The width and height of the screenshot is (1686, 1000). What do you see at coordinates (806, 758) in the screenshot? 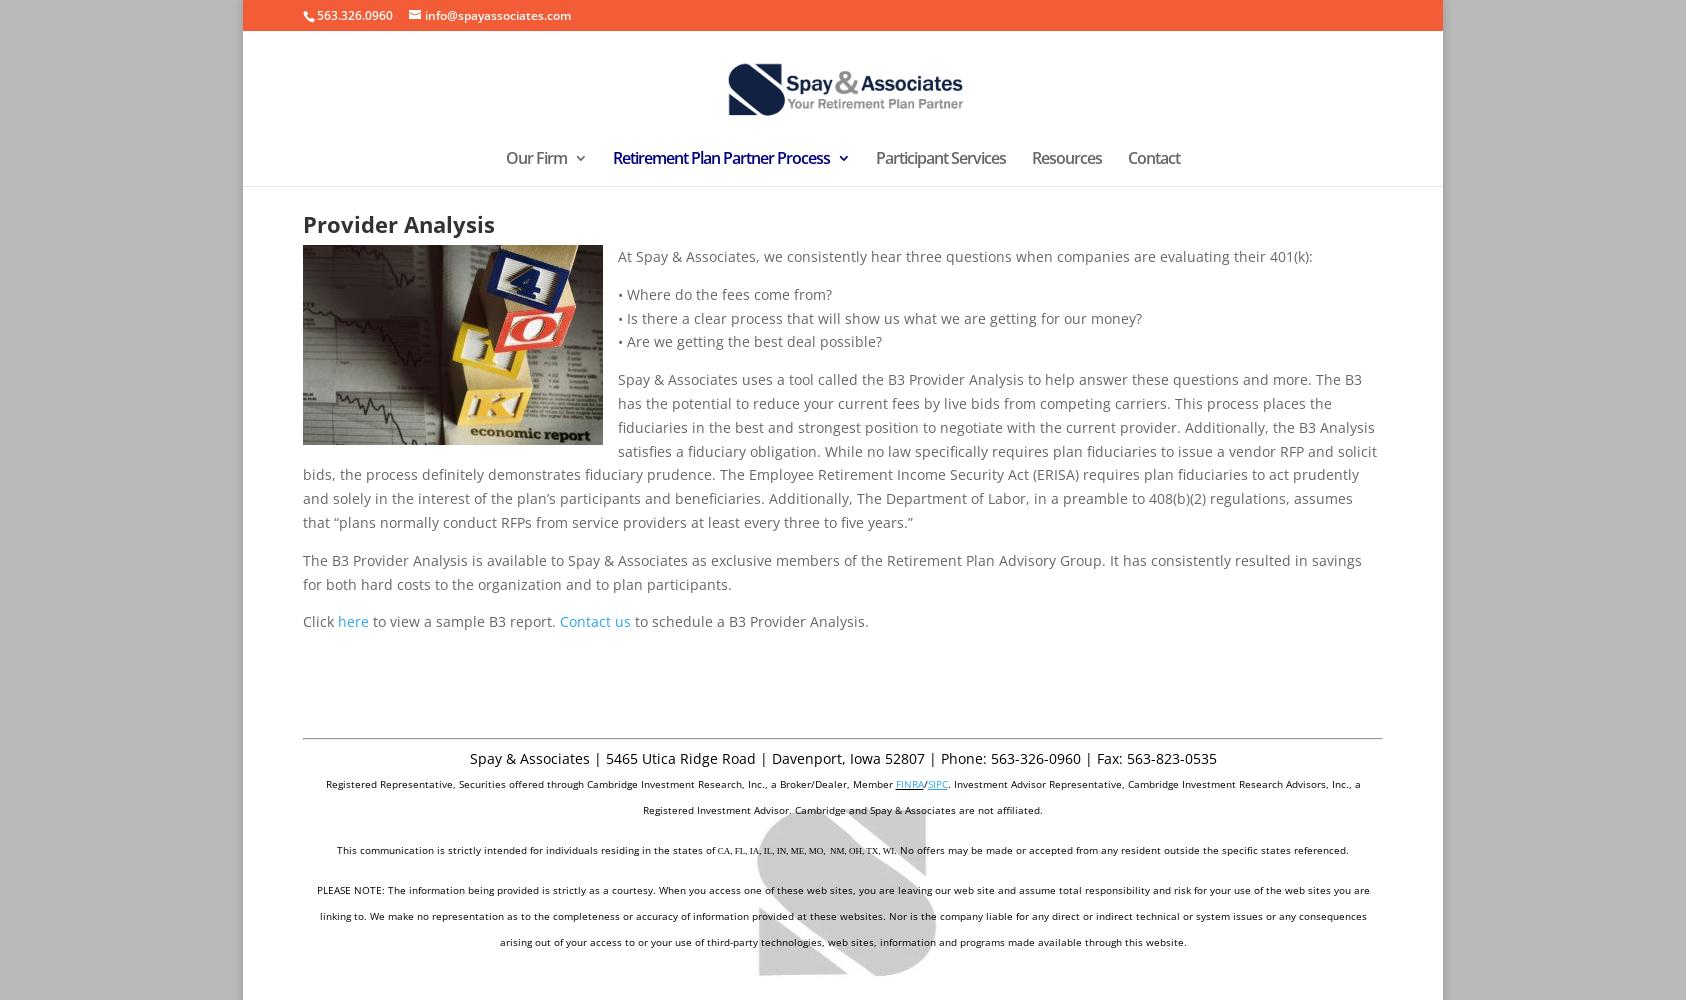
I see `'Davenport'` at bounding box center [806, 758].